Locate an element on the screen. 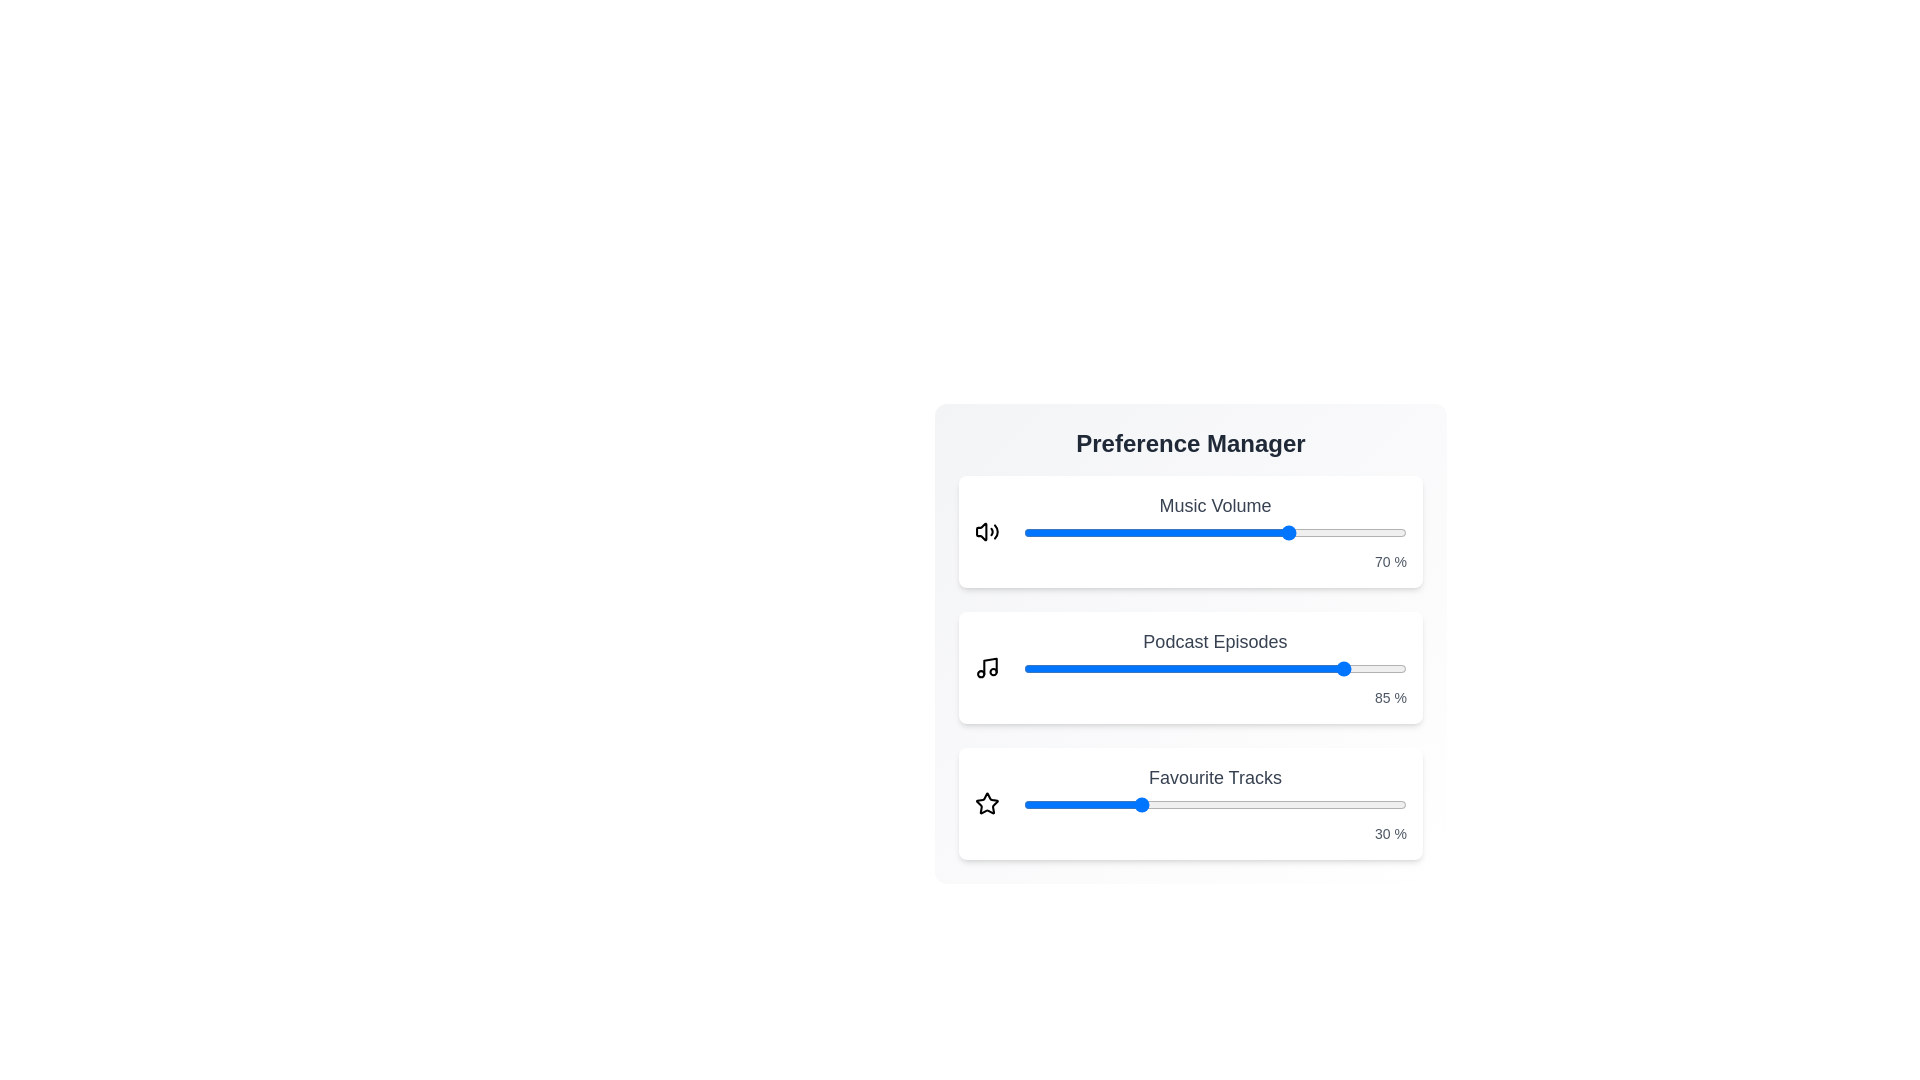  the slider for Music Volume to 0% is located at coordinates (1023, 531).